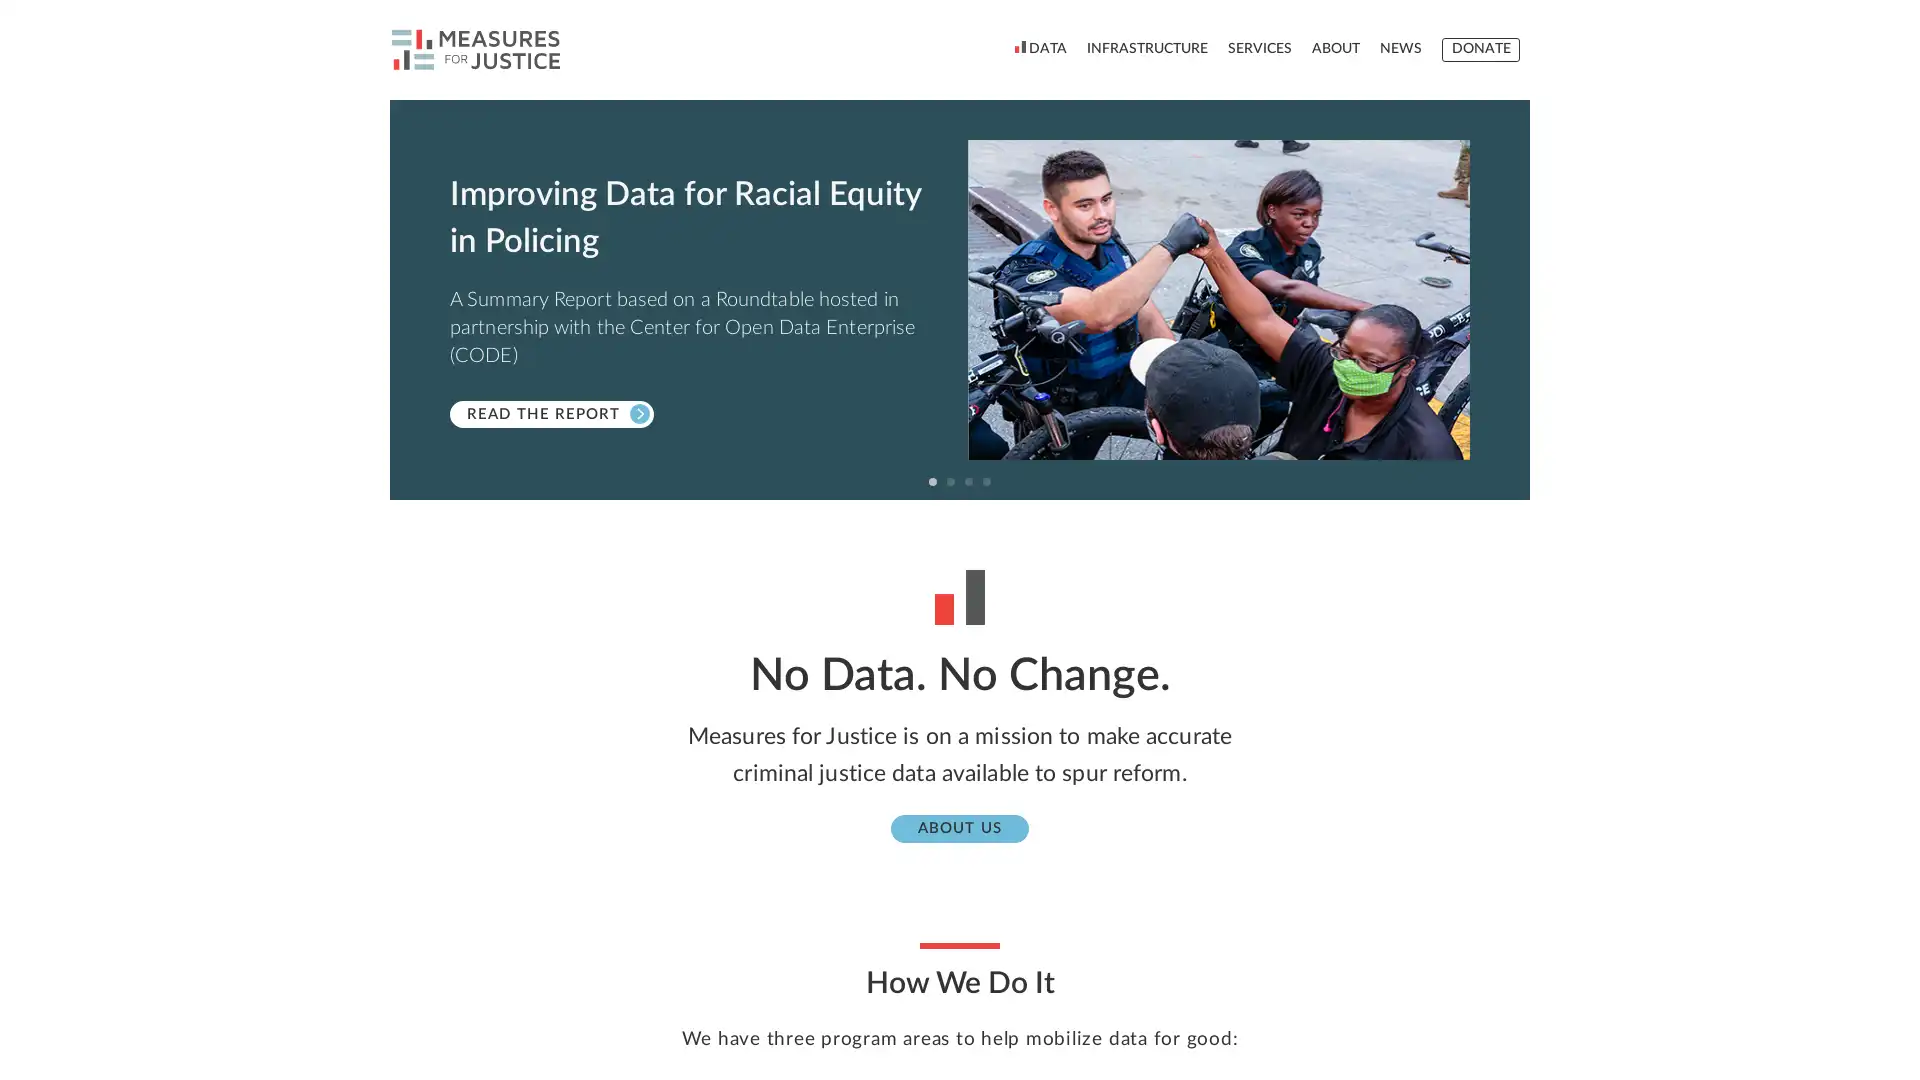 The image size is (1920, 1080). I want to click on Next carousel item, so click(1507, 300).